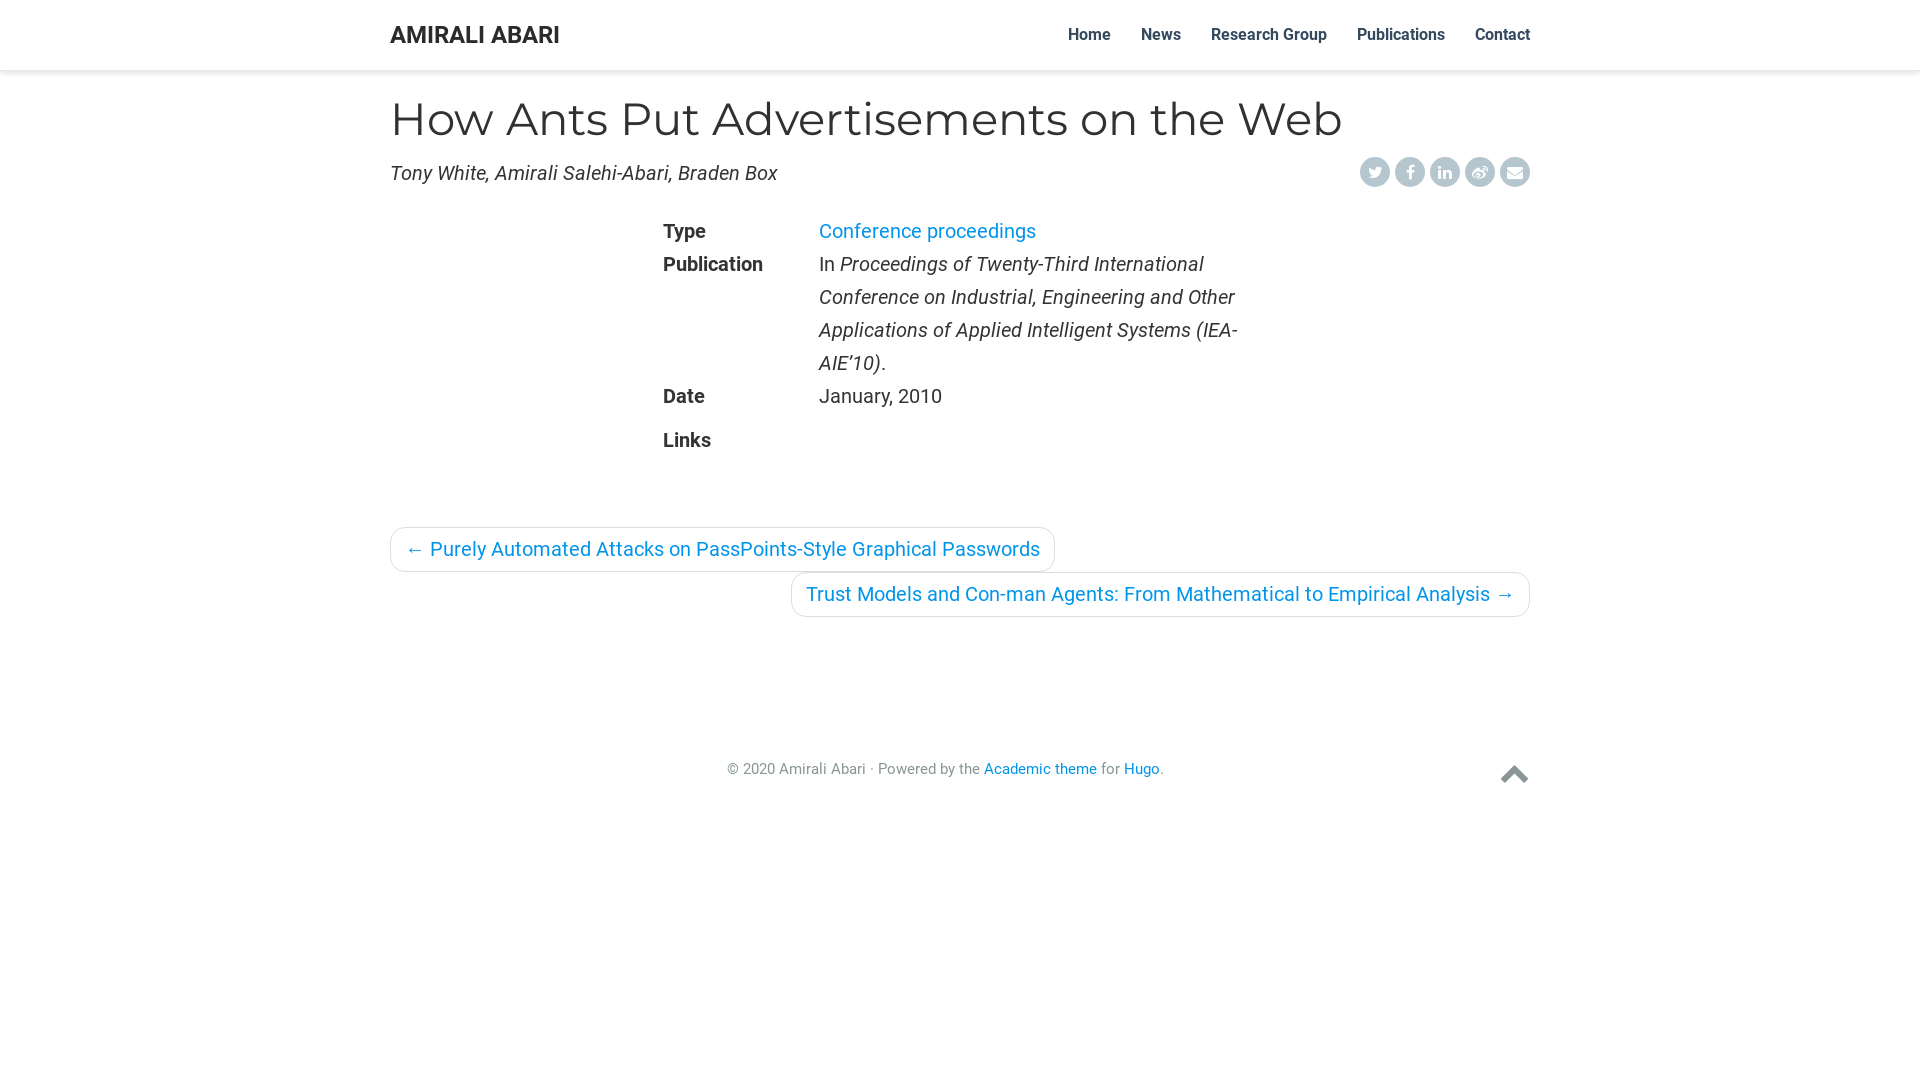 This screenshot has height=1080, width=1920. Describe the element at coordinates (1142, 767) in the screenshot. I see `'Hugo'` at that location.